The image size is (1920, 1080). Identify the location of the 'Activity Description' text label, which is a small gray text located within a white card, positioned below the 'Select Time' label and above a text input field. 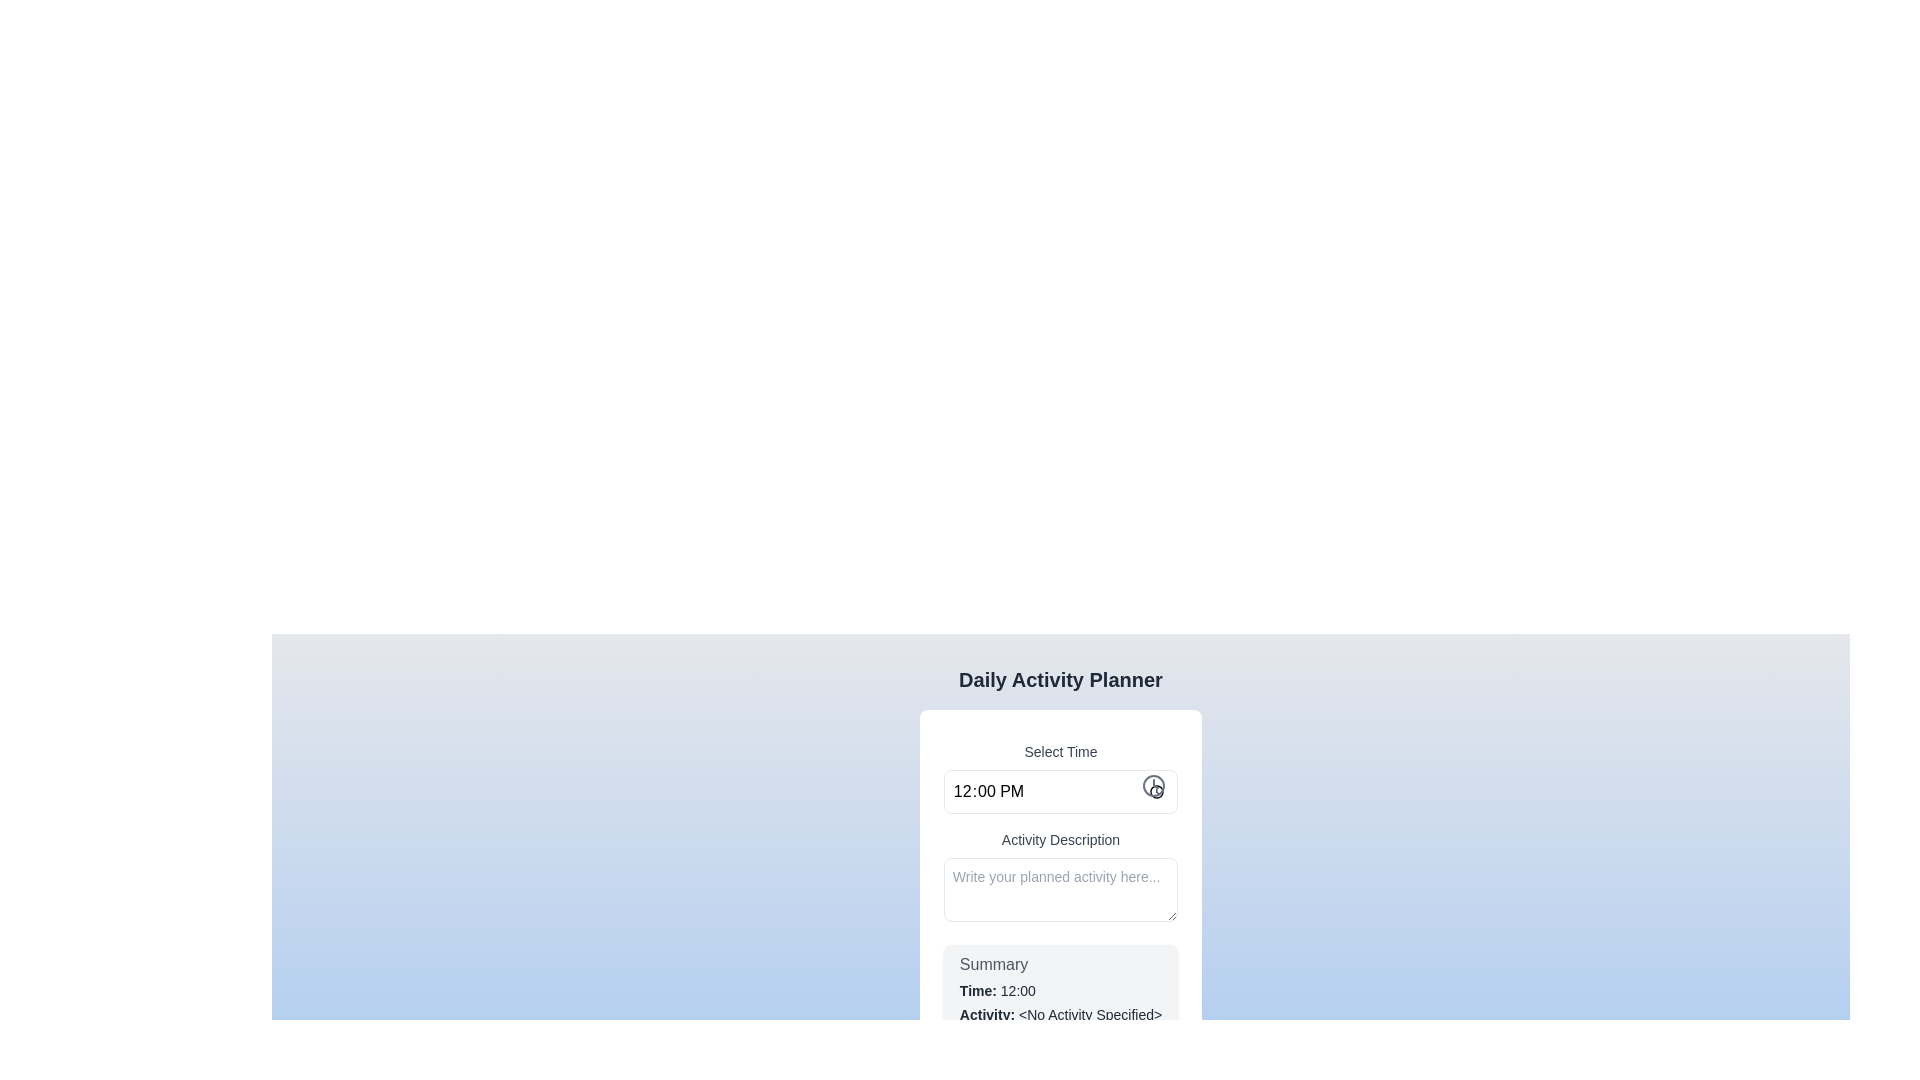
(1059, 840).